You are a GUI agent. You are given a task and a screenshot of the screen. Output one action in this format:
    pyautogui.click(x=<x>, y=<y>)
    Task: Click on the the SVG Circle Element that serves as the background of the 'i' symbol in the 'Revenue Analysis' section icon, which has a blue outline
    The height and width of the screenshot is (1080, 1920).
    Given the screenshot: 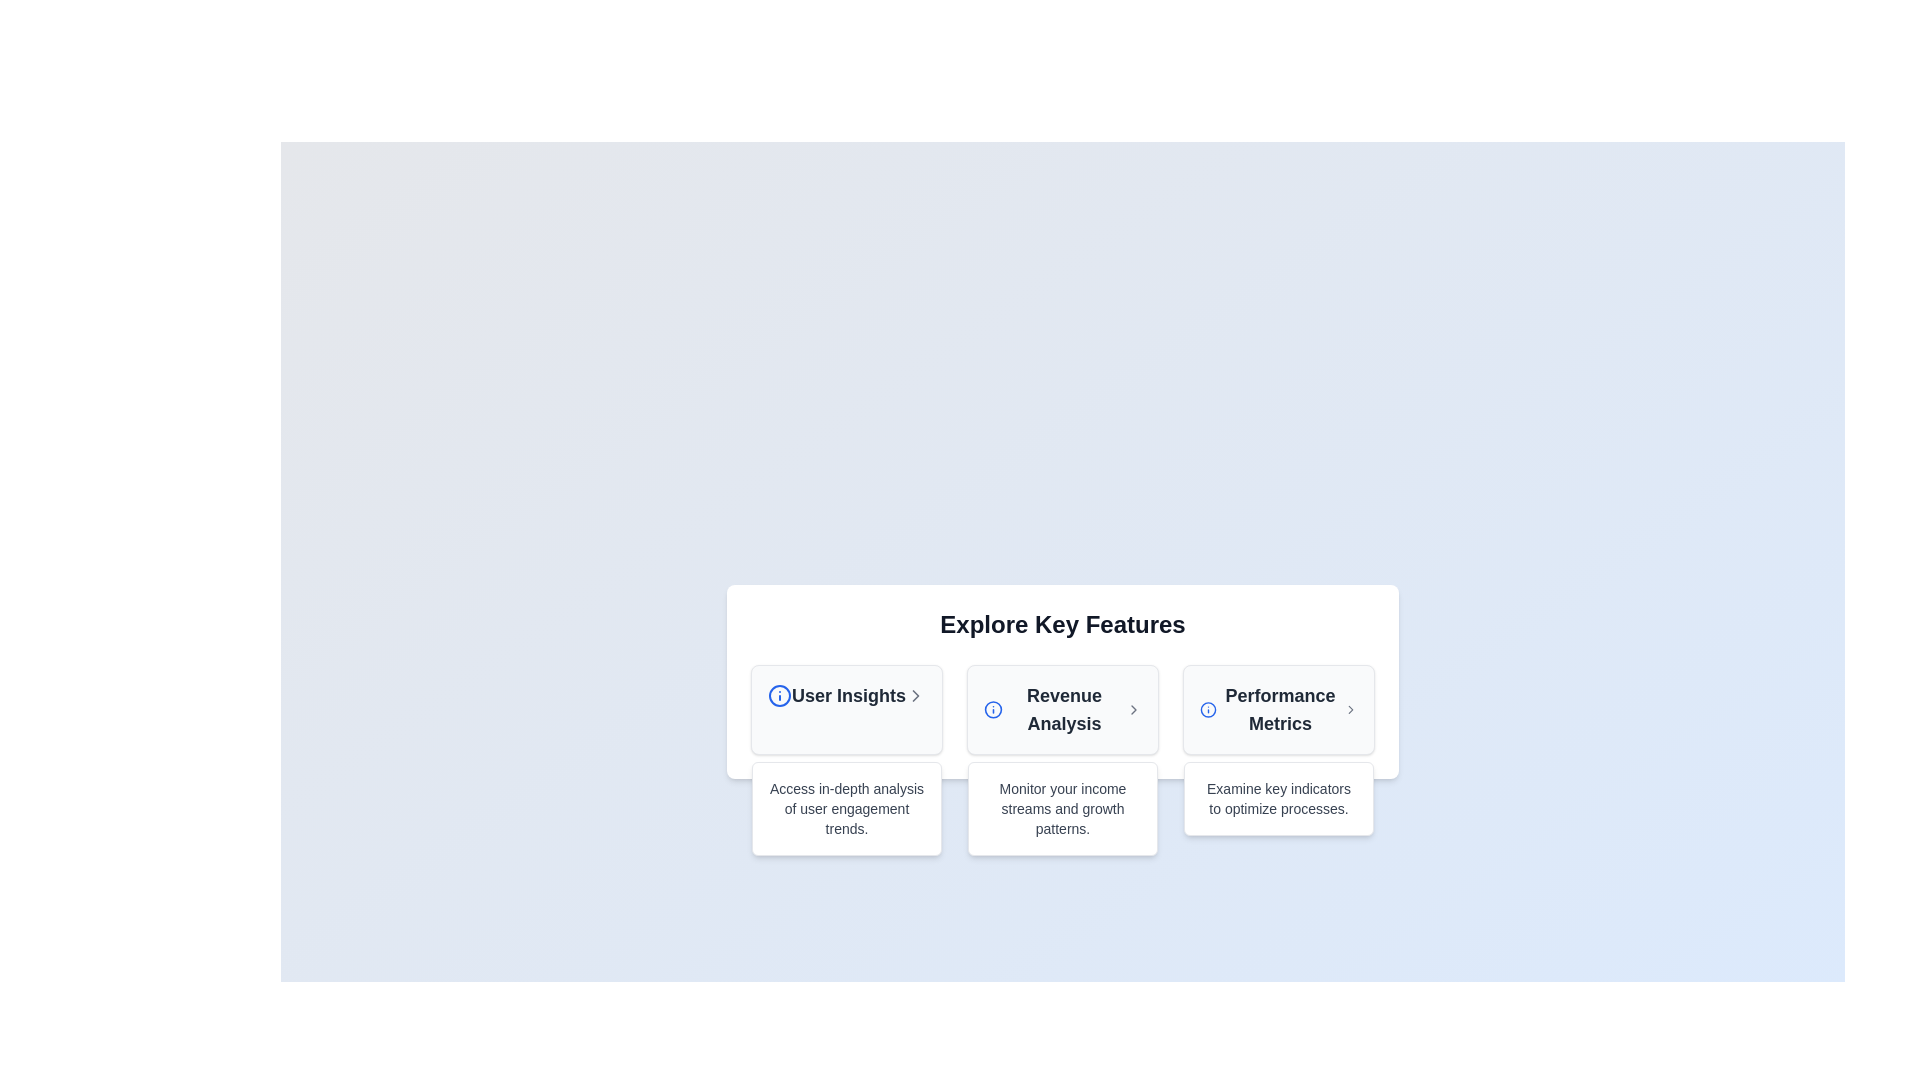 What is the action you would take?
    pyautogui.click(x=778, y=694)
    